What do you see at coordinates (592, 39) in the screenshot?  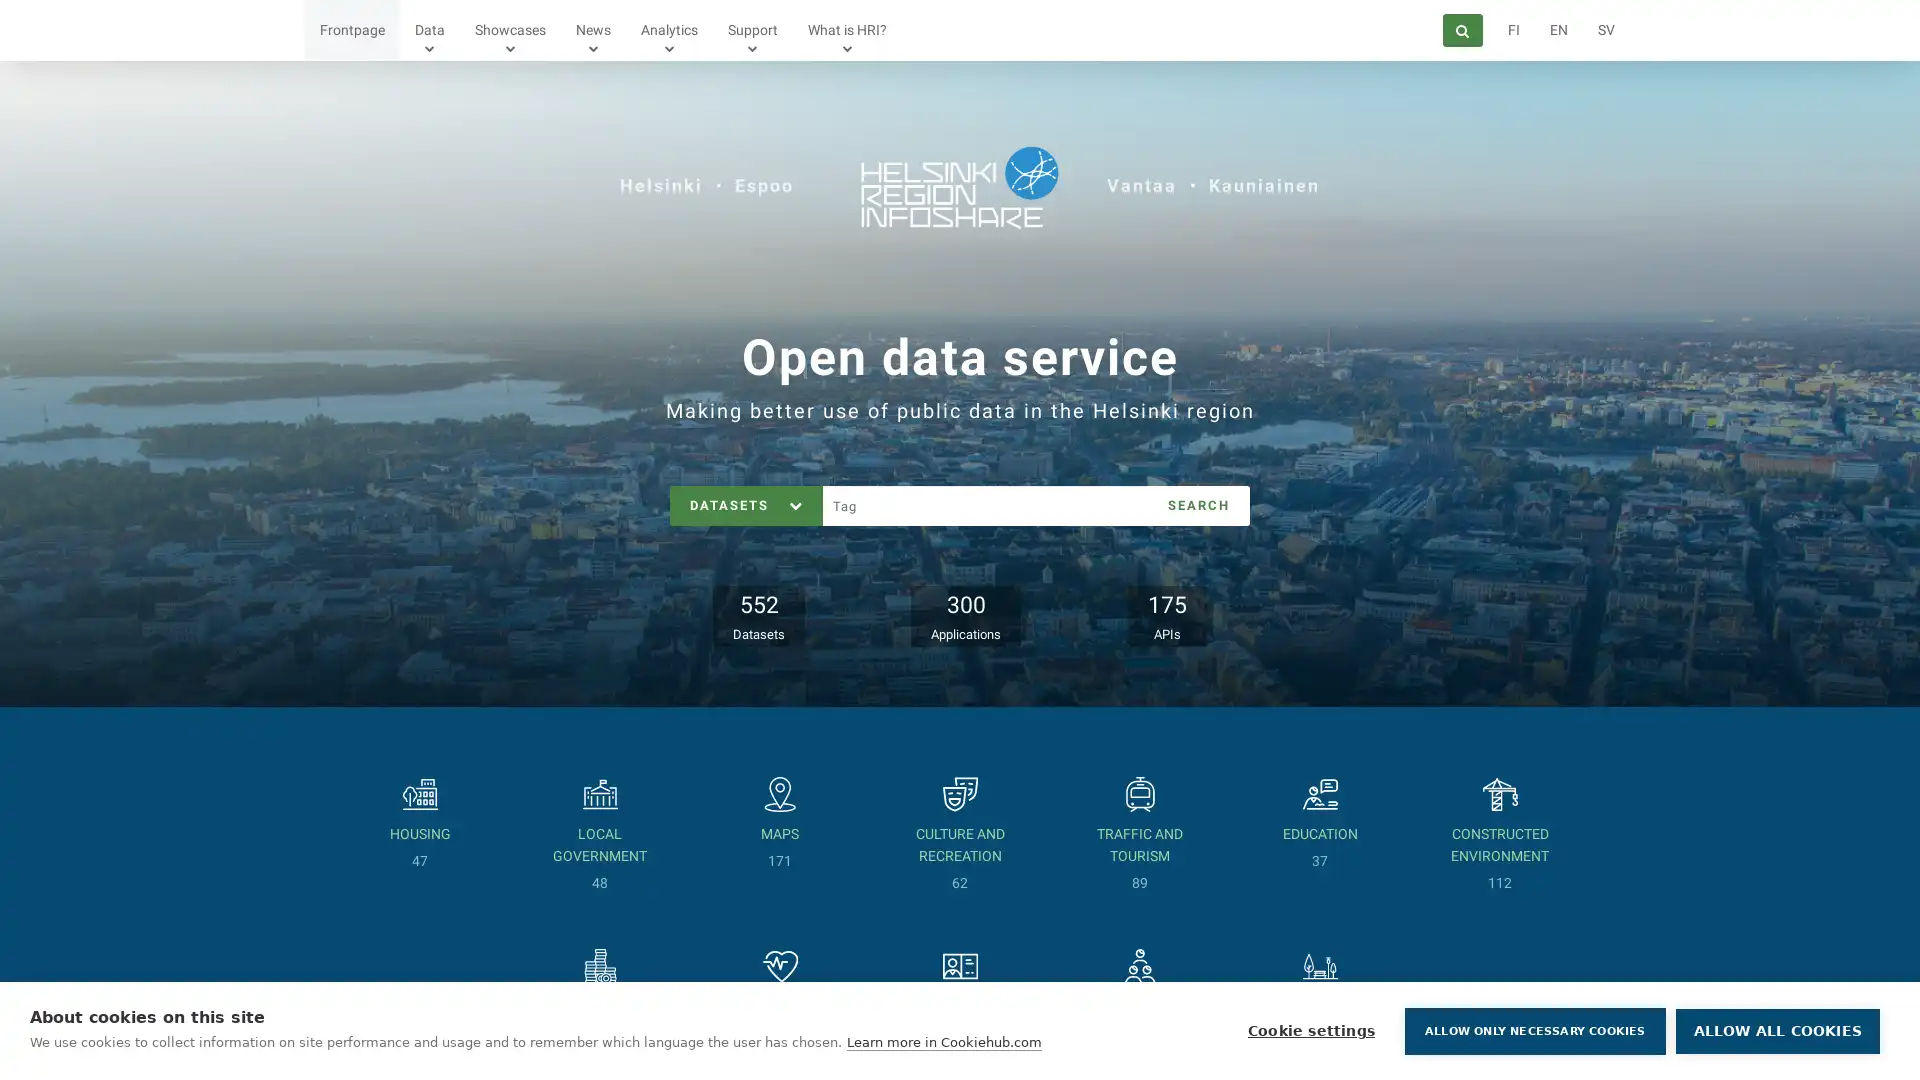 I see `Show submenu for News` at bounding box center [592, 39].